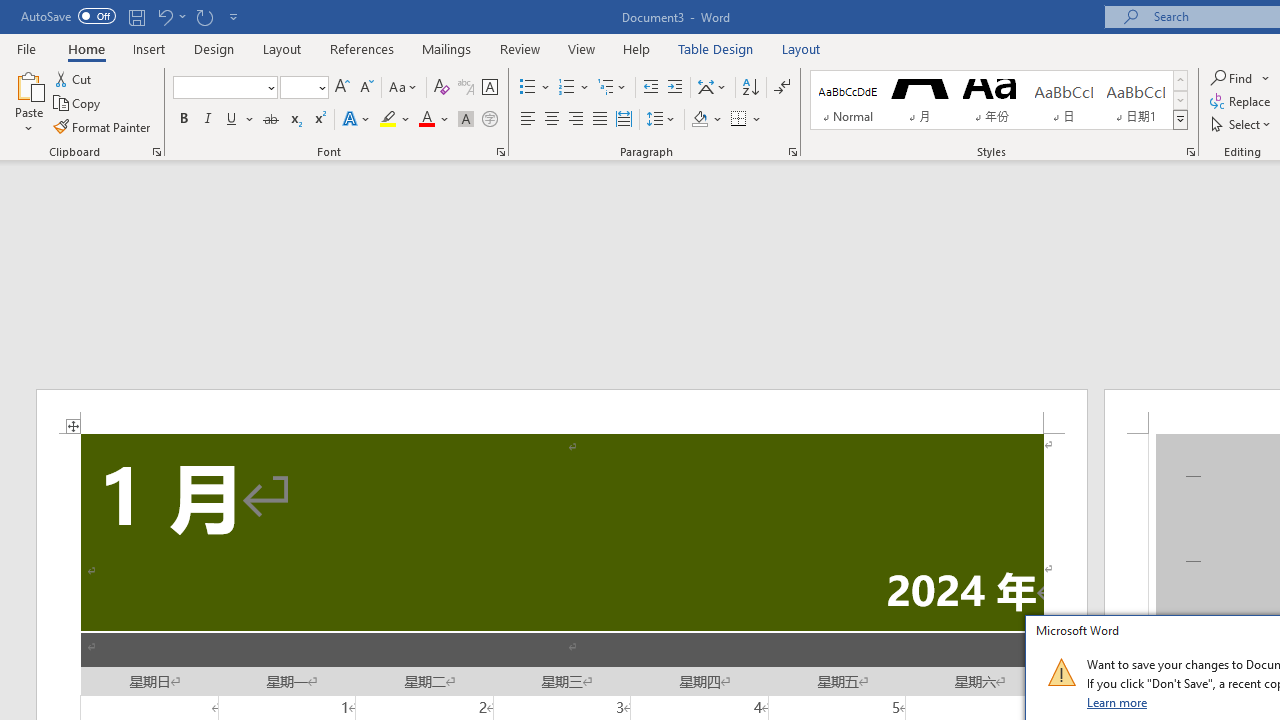 The height and width of the screenshot is (720, 1280). I want to click on 'Font Size', so click(297, 86).